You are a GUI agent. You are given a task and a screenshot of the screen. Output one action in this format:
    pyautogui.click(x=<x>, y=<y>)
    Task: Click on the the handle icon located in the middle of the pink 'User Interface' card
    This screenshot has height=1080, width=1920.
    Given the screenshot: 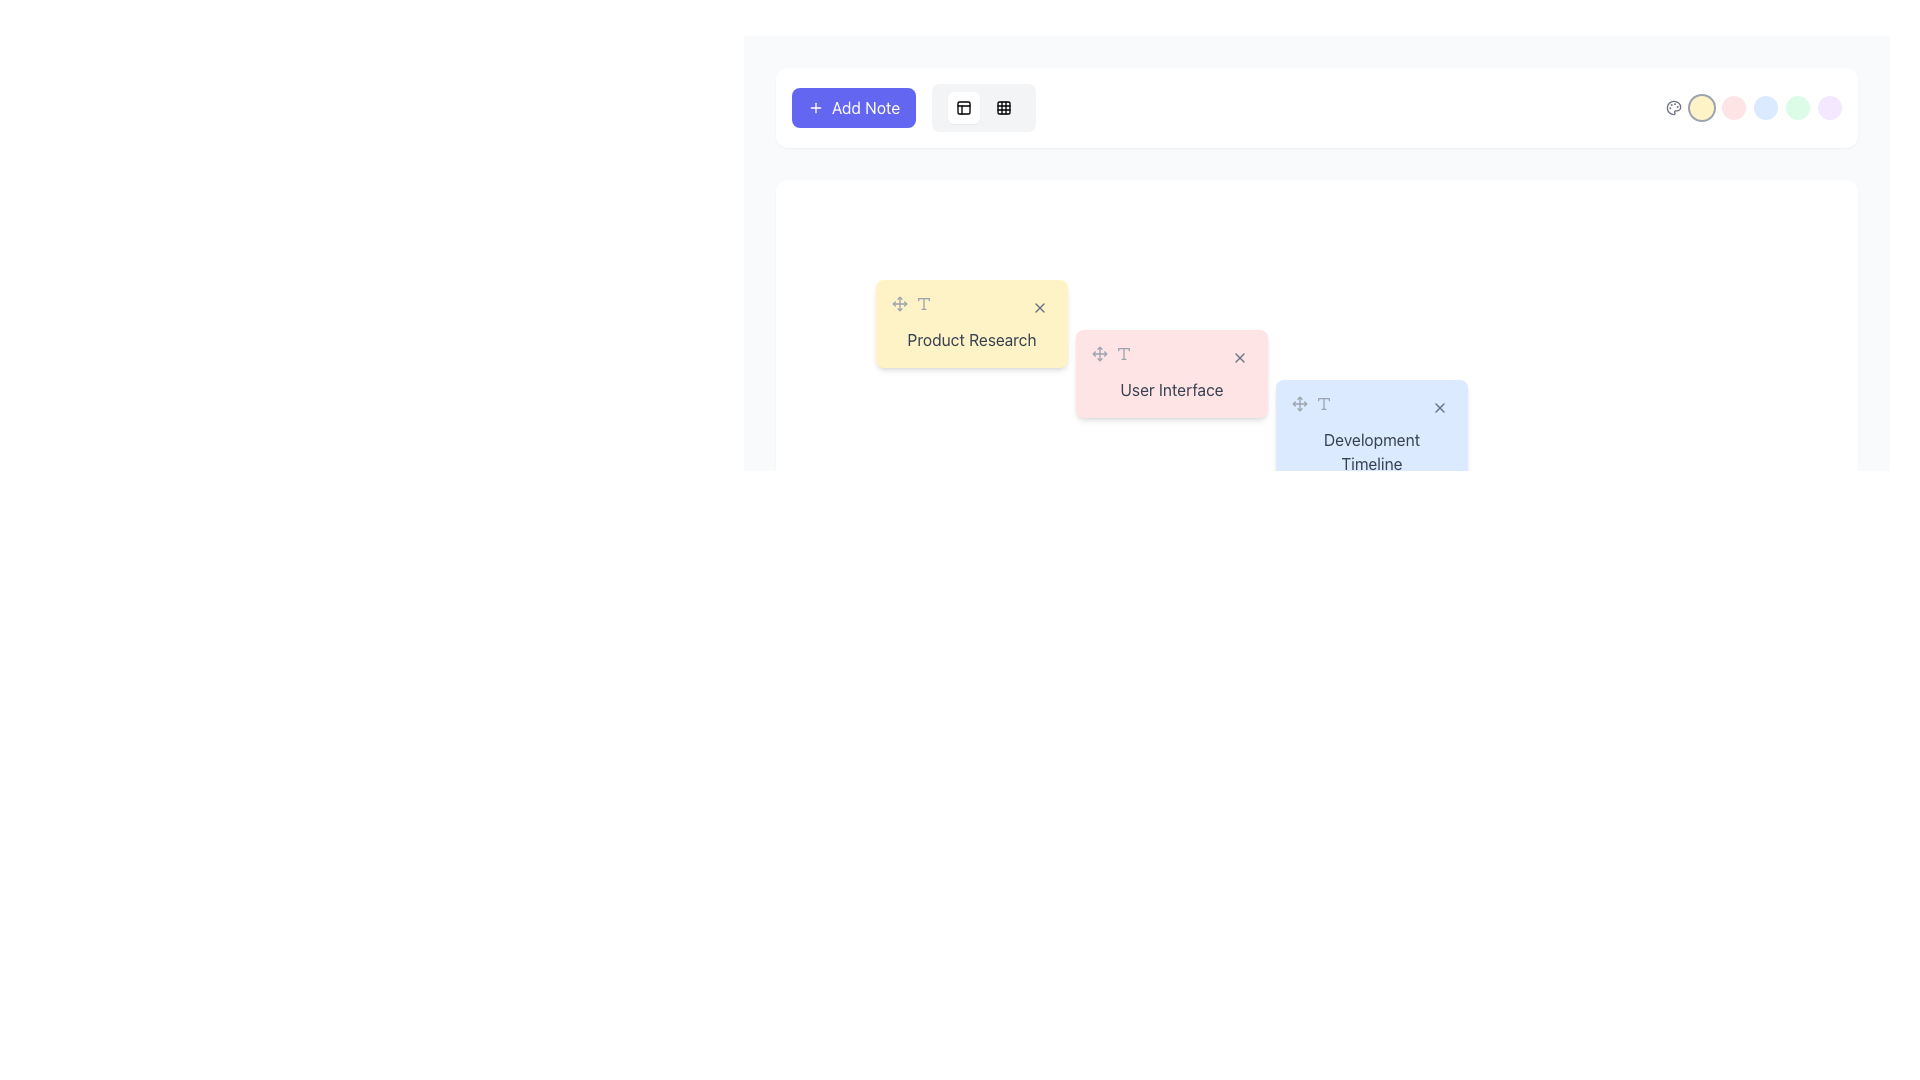 What is the action you would take?
    pyautogui.click(x=1098, y=353)
    